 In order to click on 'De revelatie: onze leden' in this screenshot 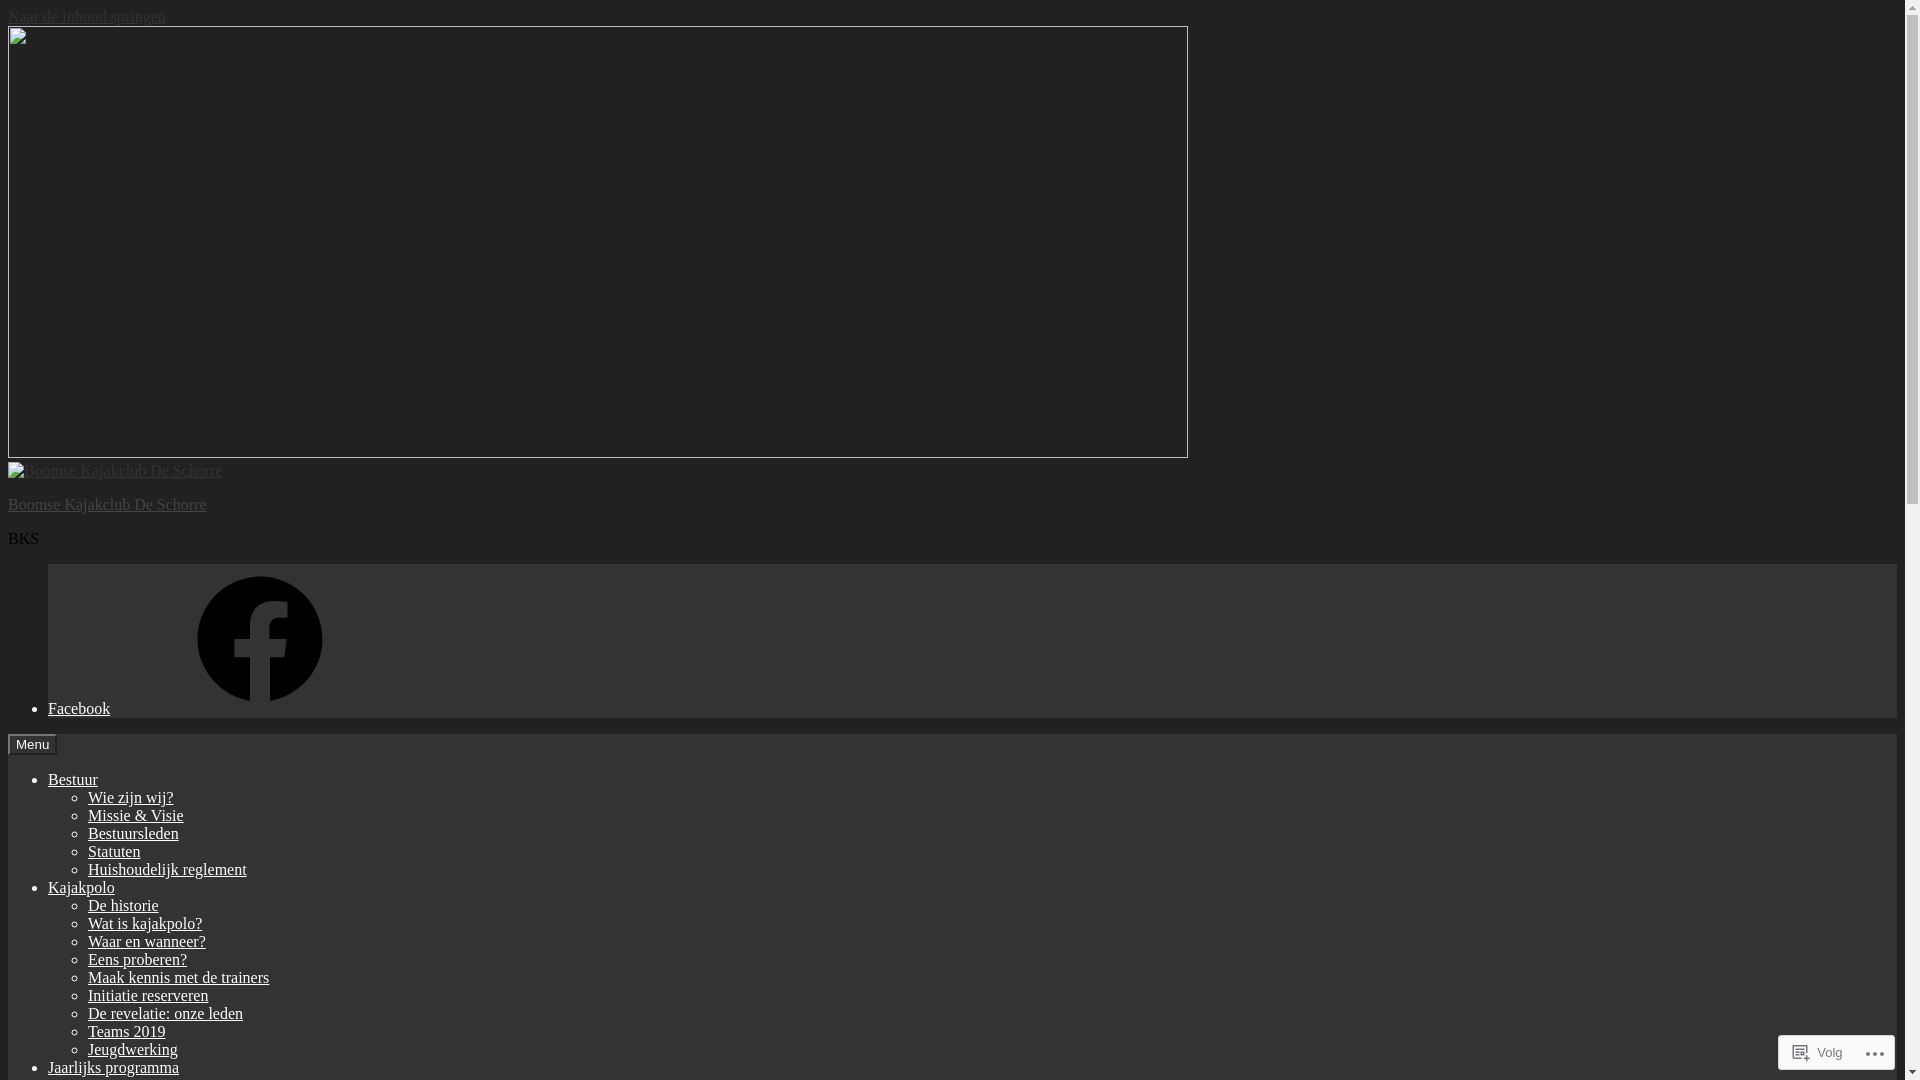, I will do `click(165, 1013)`.